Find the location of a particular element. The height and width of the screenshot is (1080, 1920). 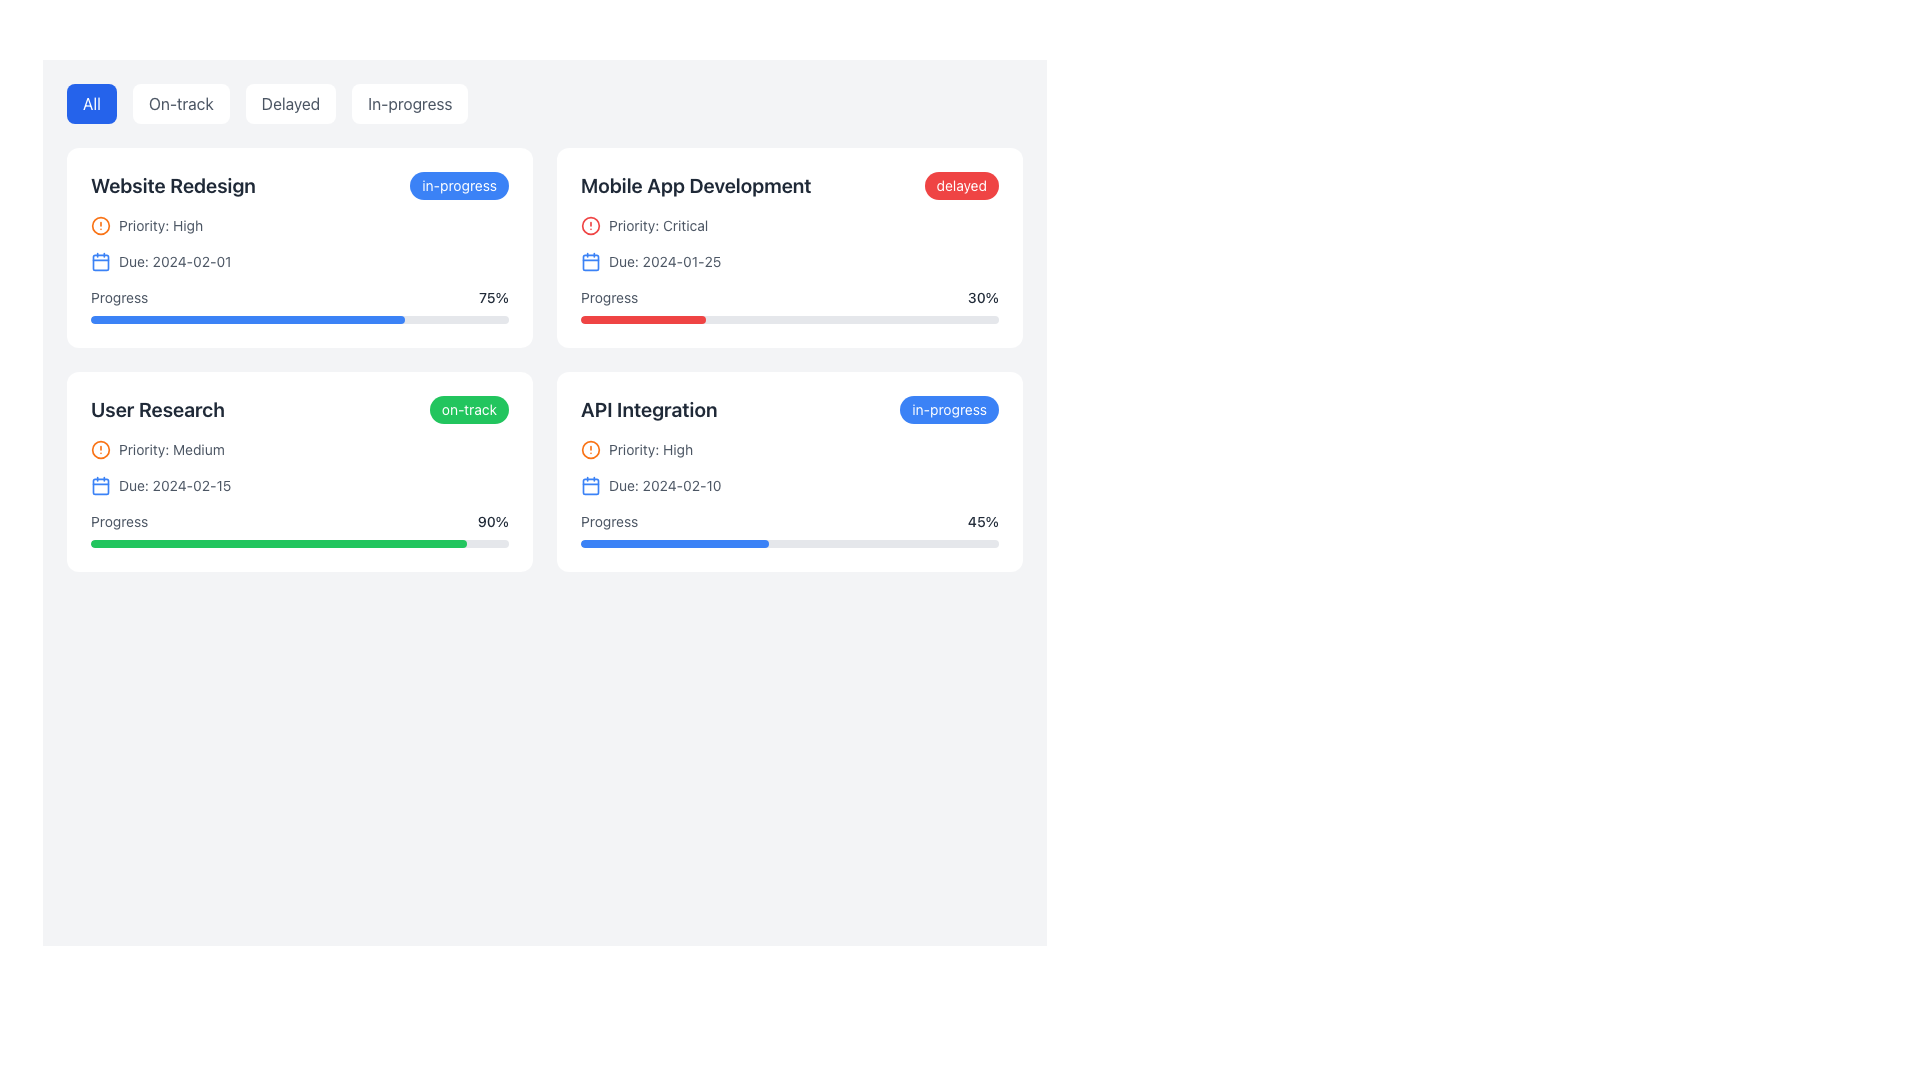

the filled red segment of the progress bar in the 'Mobile App Development' section, which spans 30% of the width and has rounded ends is located at coordinates (643, 319).